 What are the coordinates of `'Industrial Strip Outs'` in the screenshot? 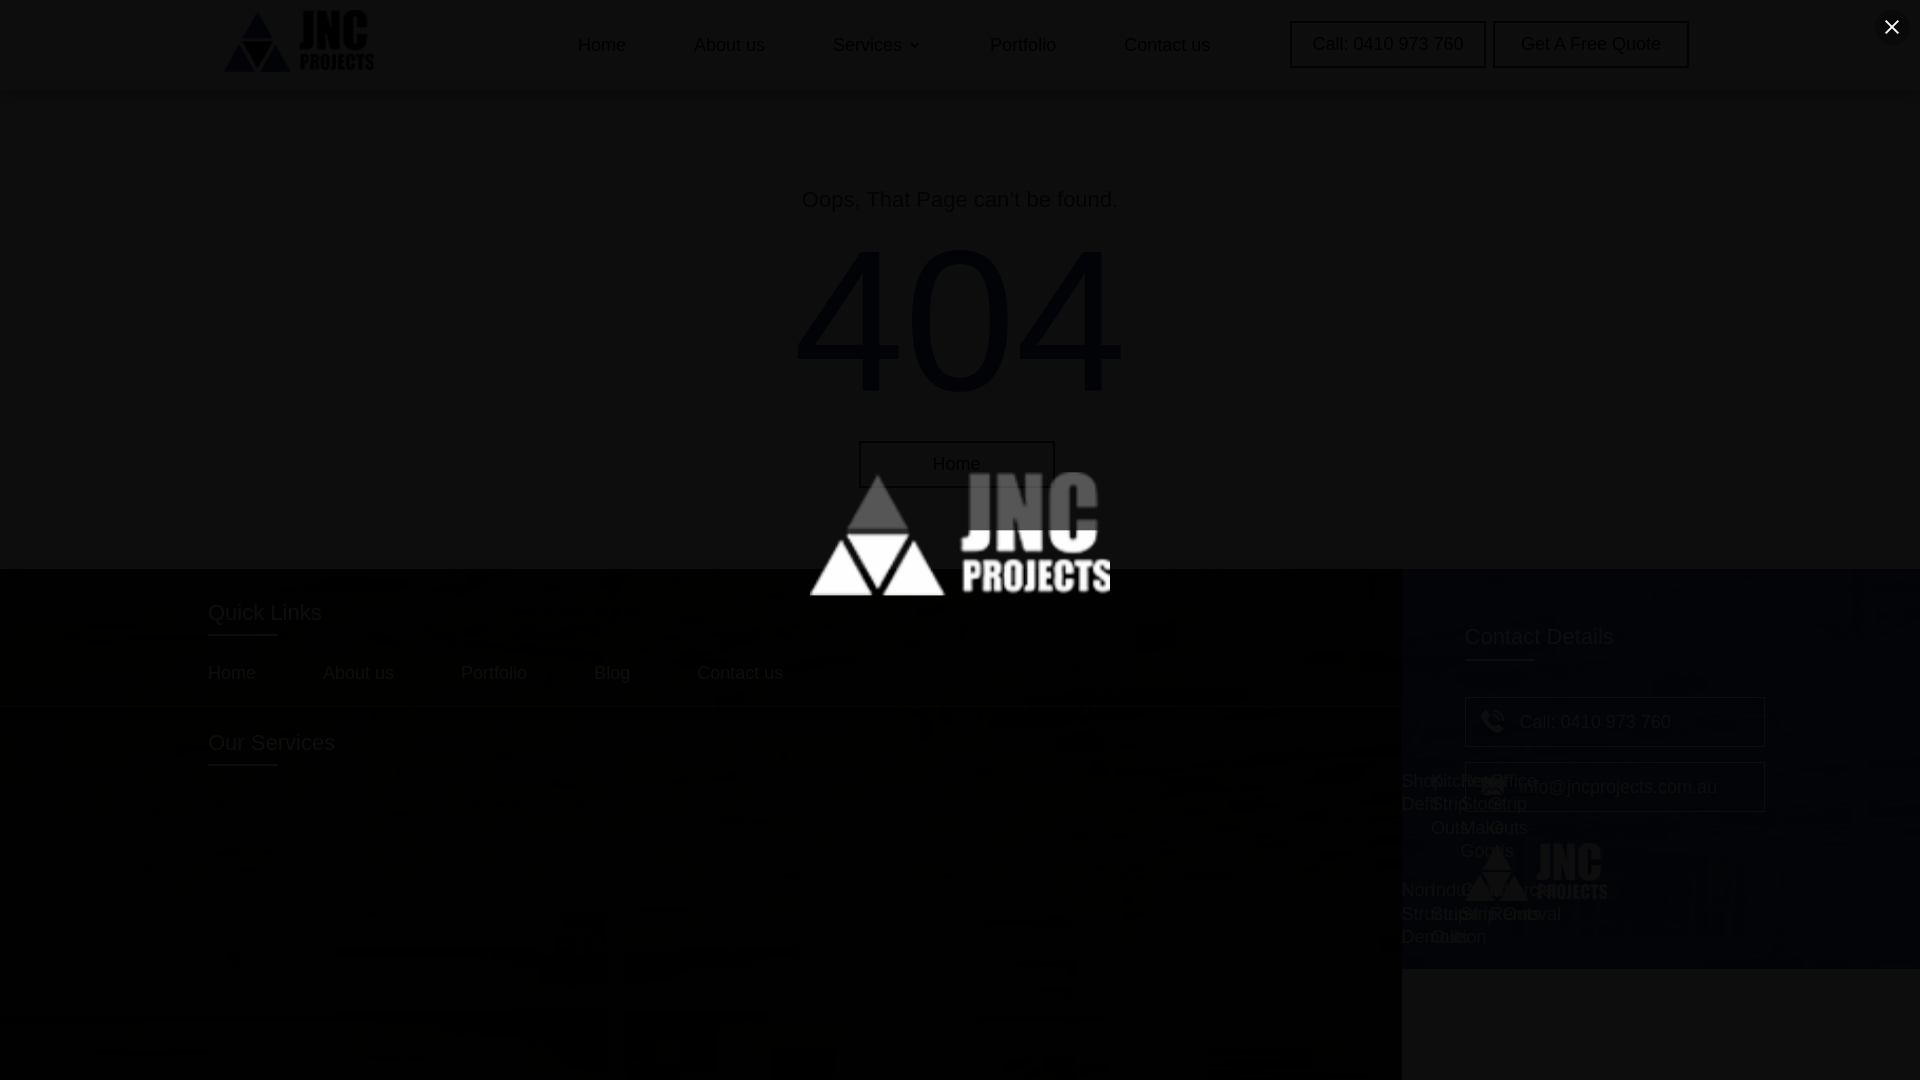 It's located at (1467, 918).